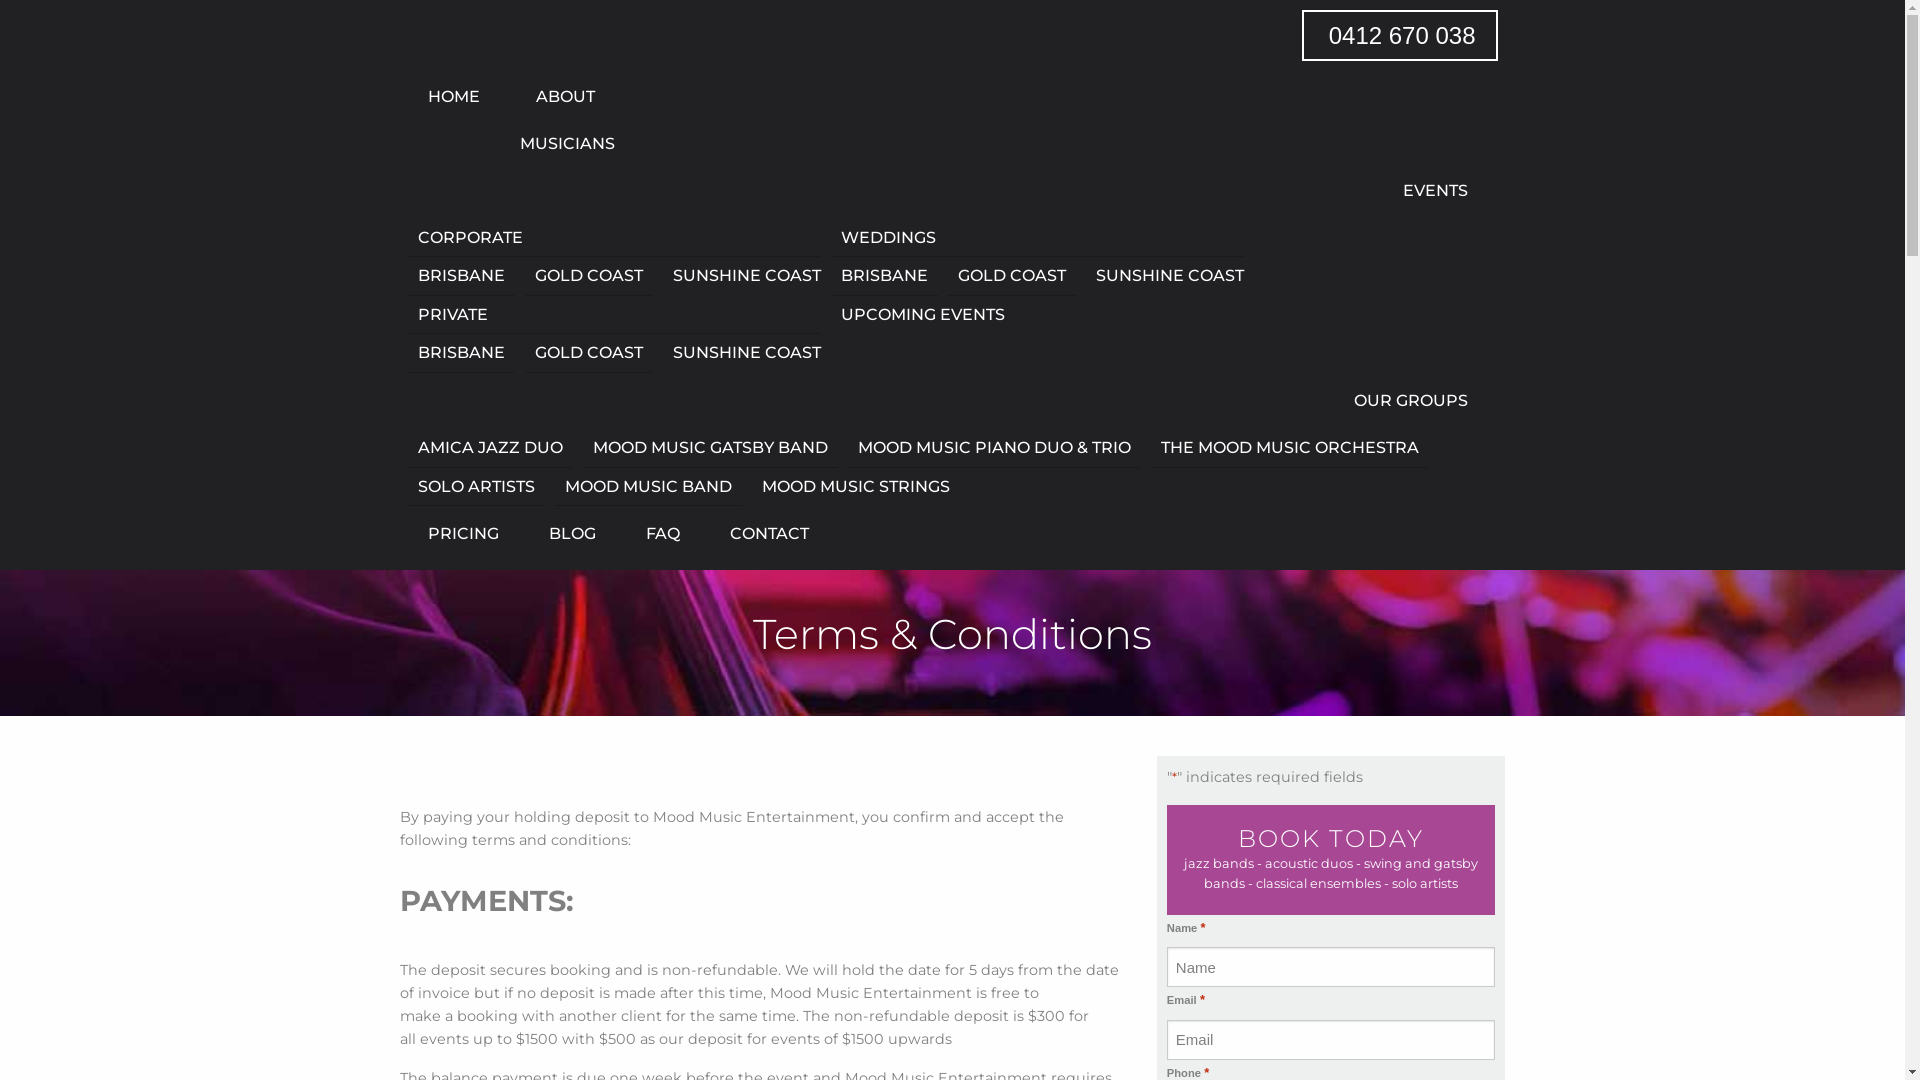 The width and height of the screenshot is (1920, 1080). Describe the element at coordinates (1151, 447) in the screenshot. I see `'THE MOOD MUSIC ORCHESTRA'` at that location.